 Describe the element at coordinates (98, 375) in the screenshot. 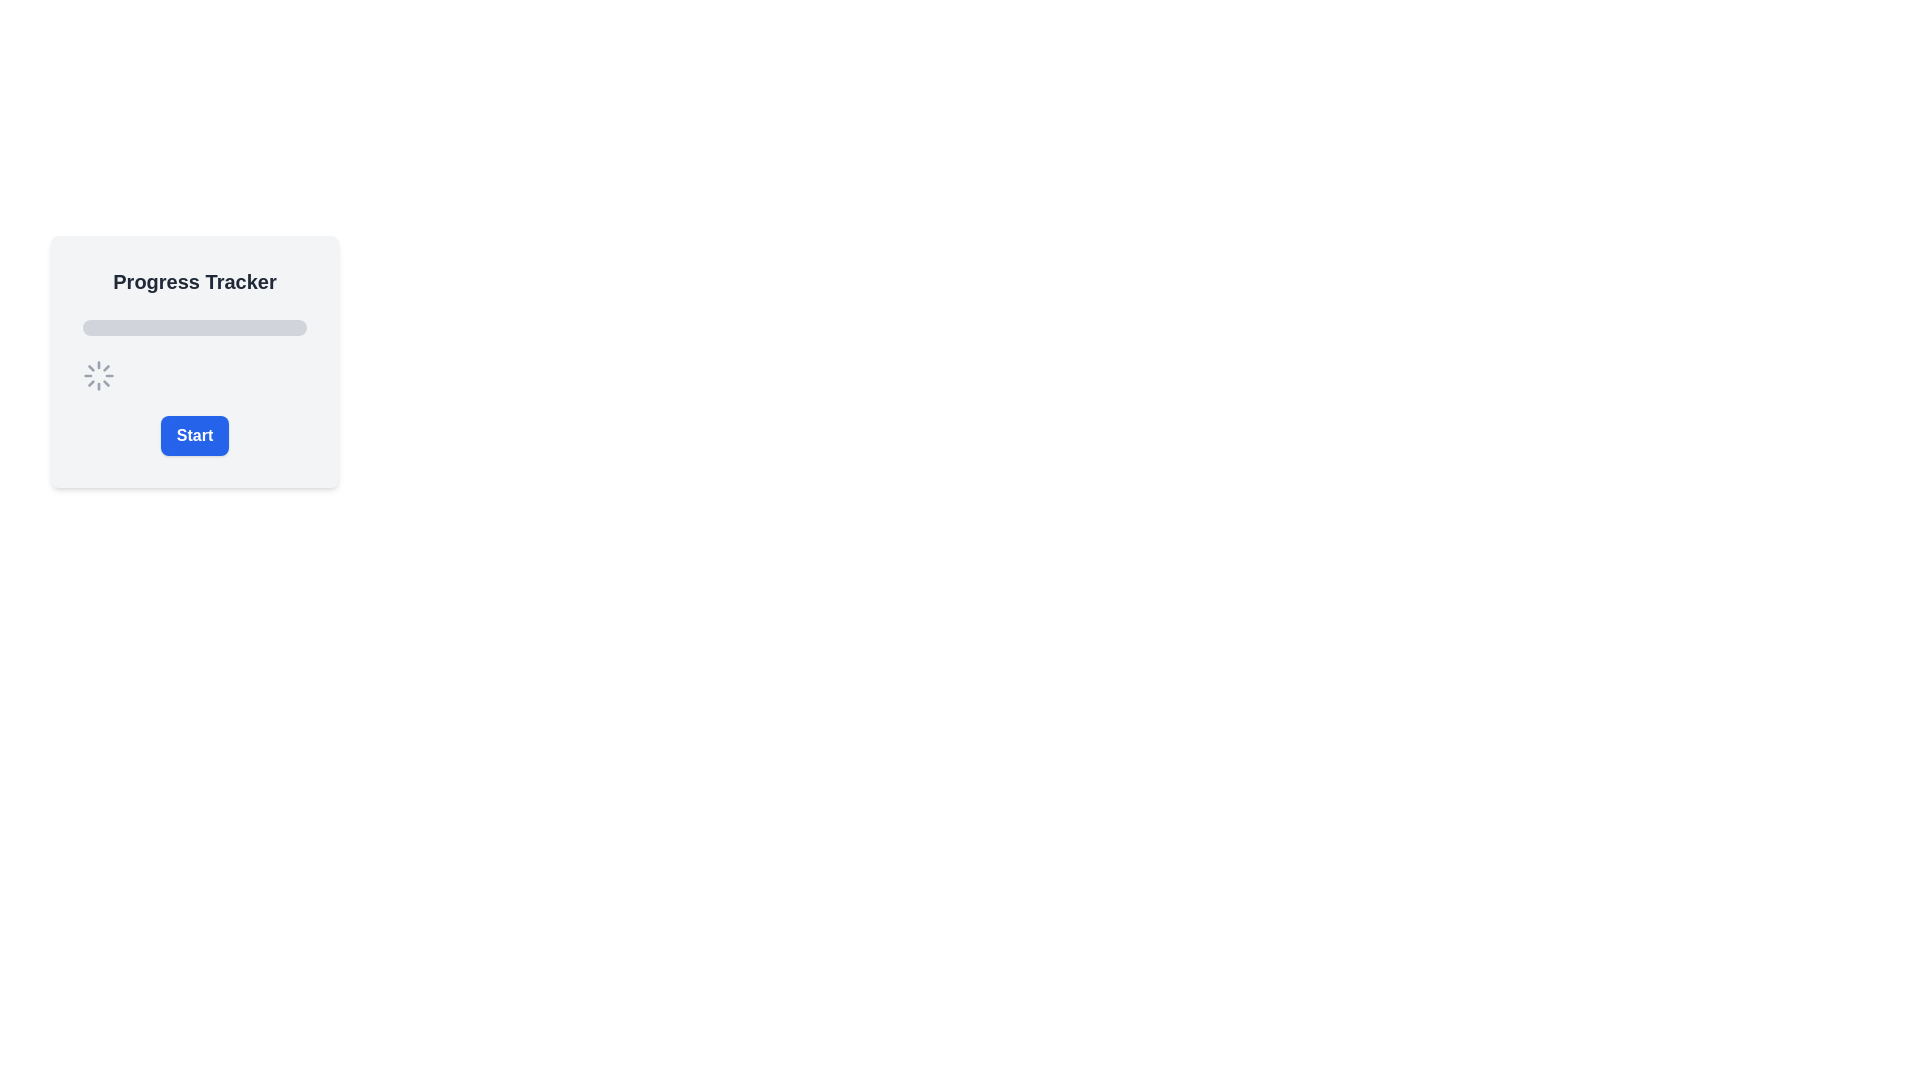

I see `the loading spinner icon located below the 'Progress Tracker' text and above the 'Start' button` at that location.